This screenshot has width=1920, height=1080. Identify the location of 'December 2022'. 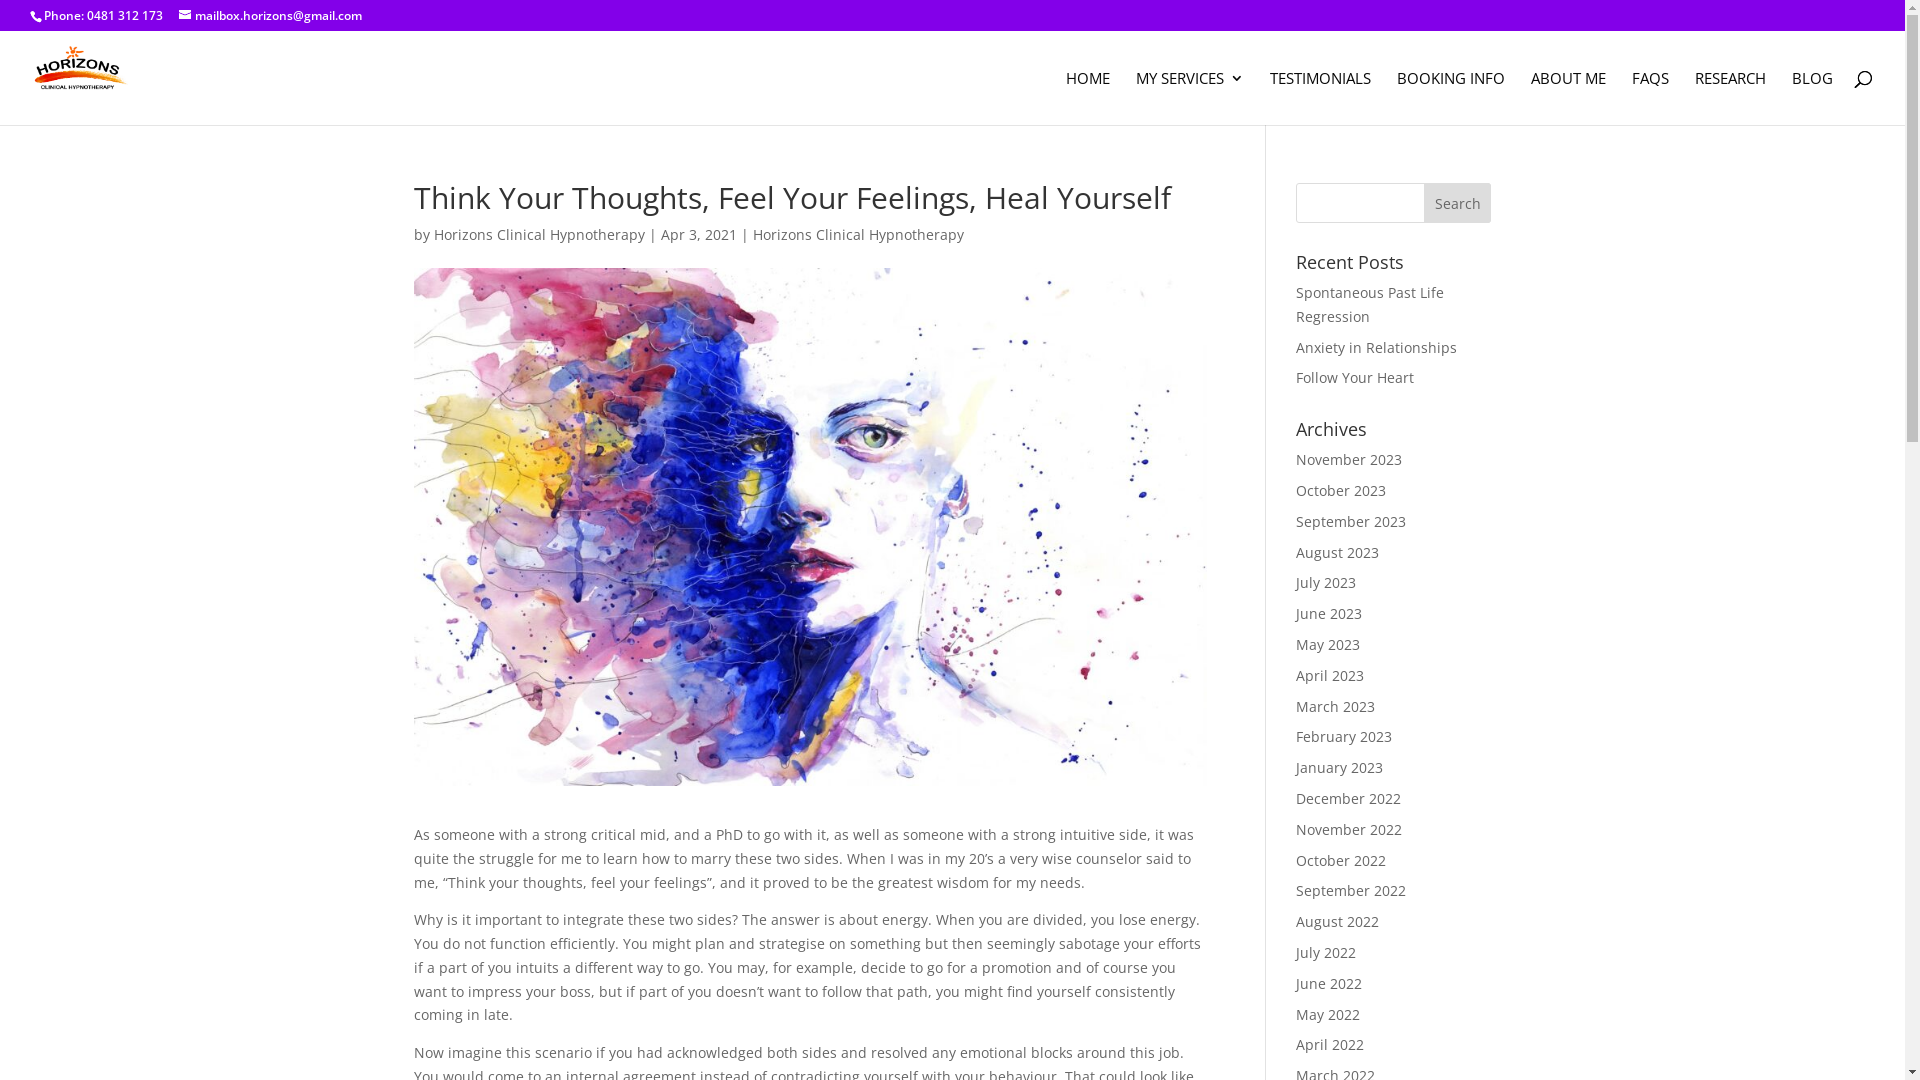
(1348, 797).